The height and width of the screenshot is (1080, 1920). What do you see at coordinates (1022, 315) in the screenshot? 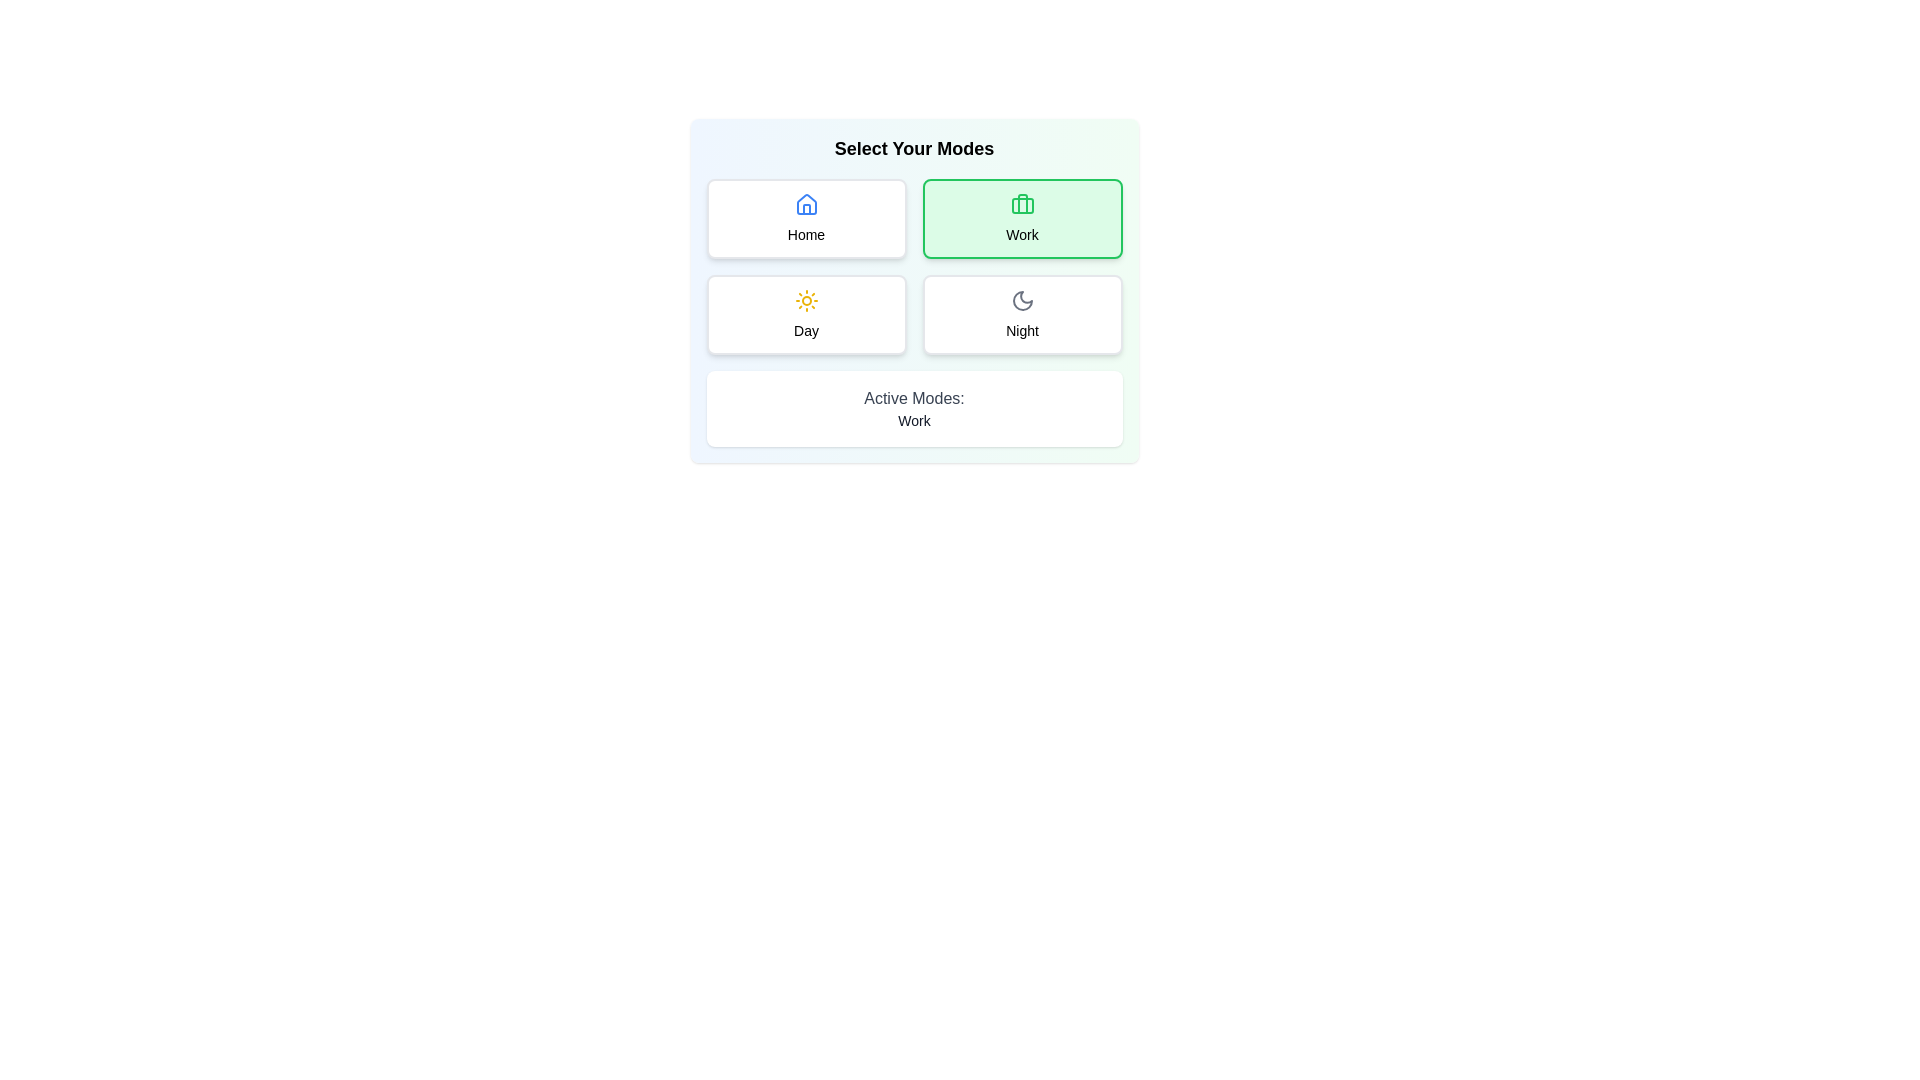
I see `the mode Night by clicking its corresponding button` at bounding box center [1022, 315].